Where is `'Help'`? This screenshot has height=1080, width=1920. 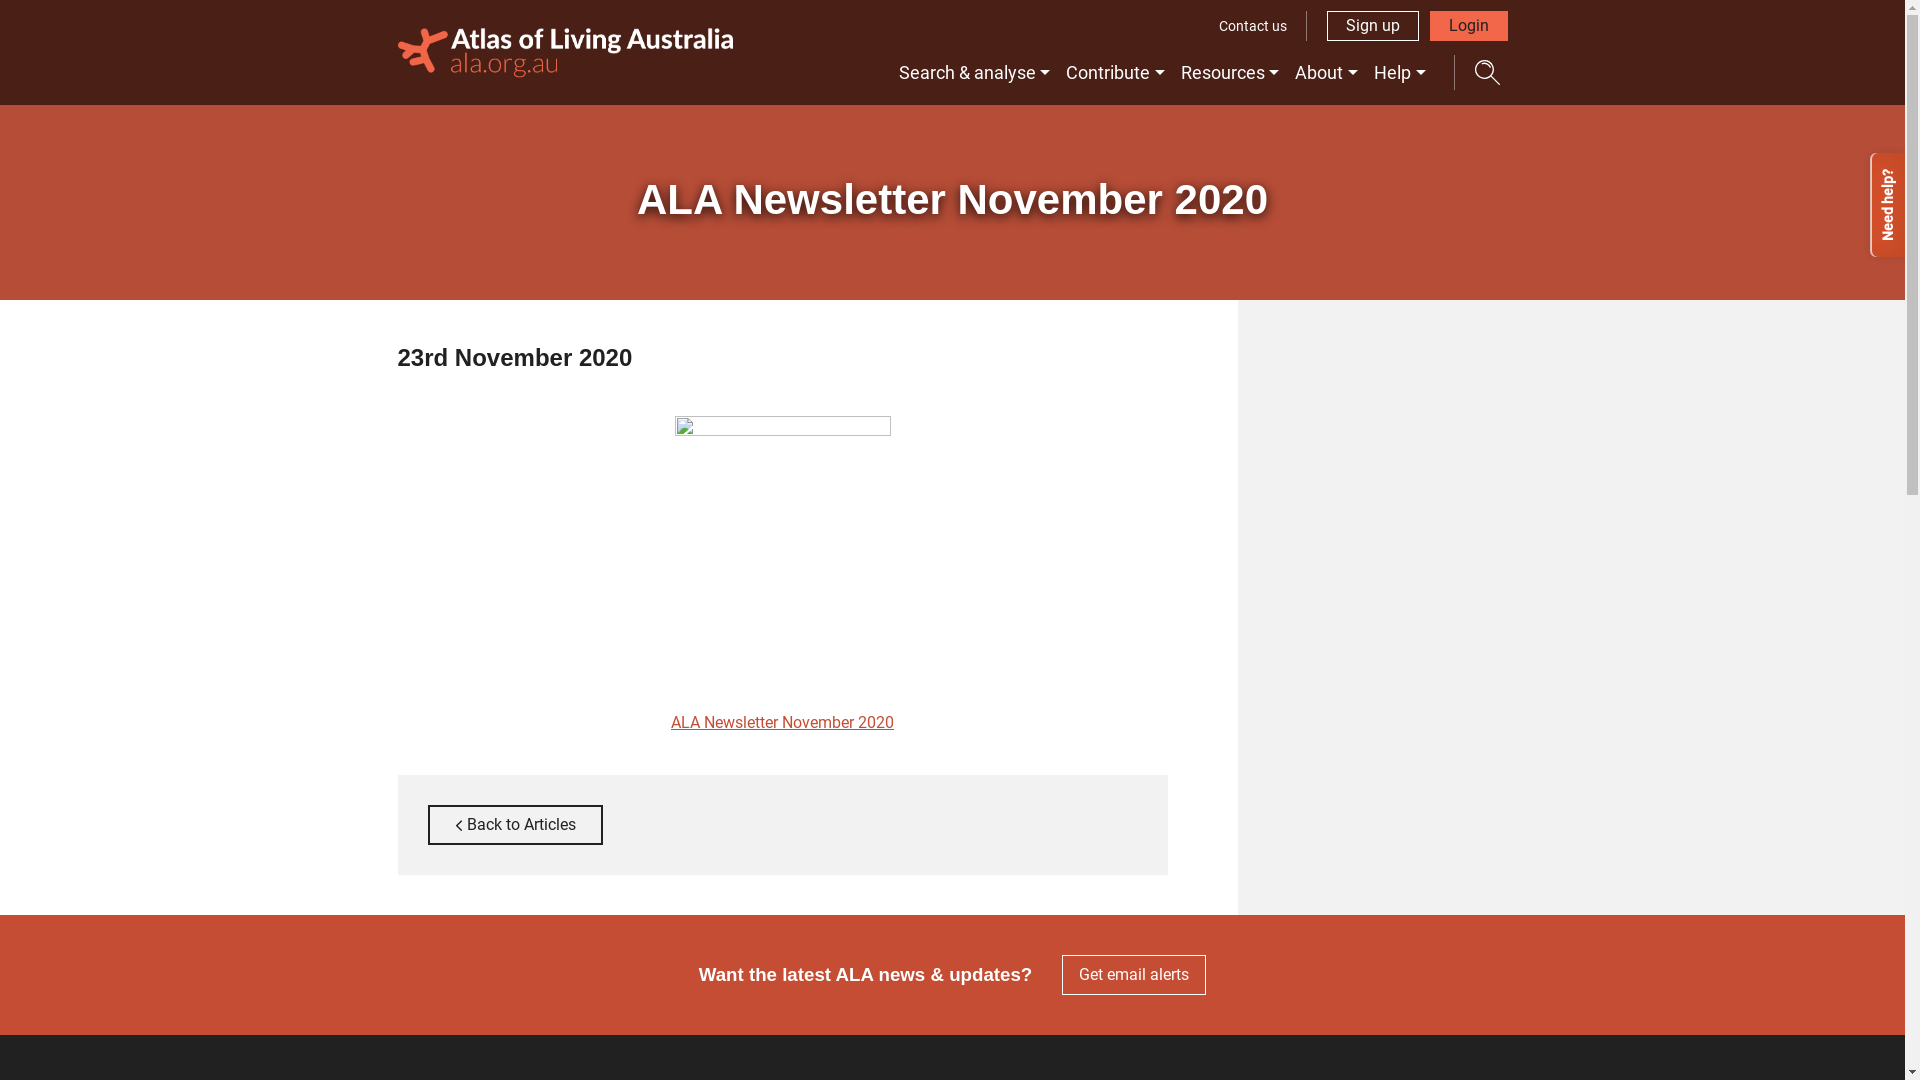
'Help' is located at coordinates (1399, 71).